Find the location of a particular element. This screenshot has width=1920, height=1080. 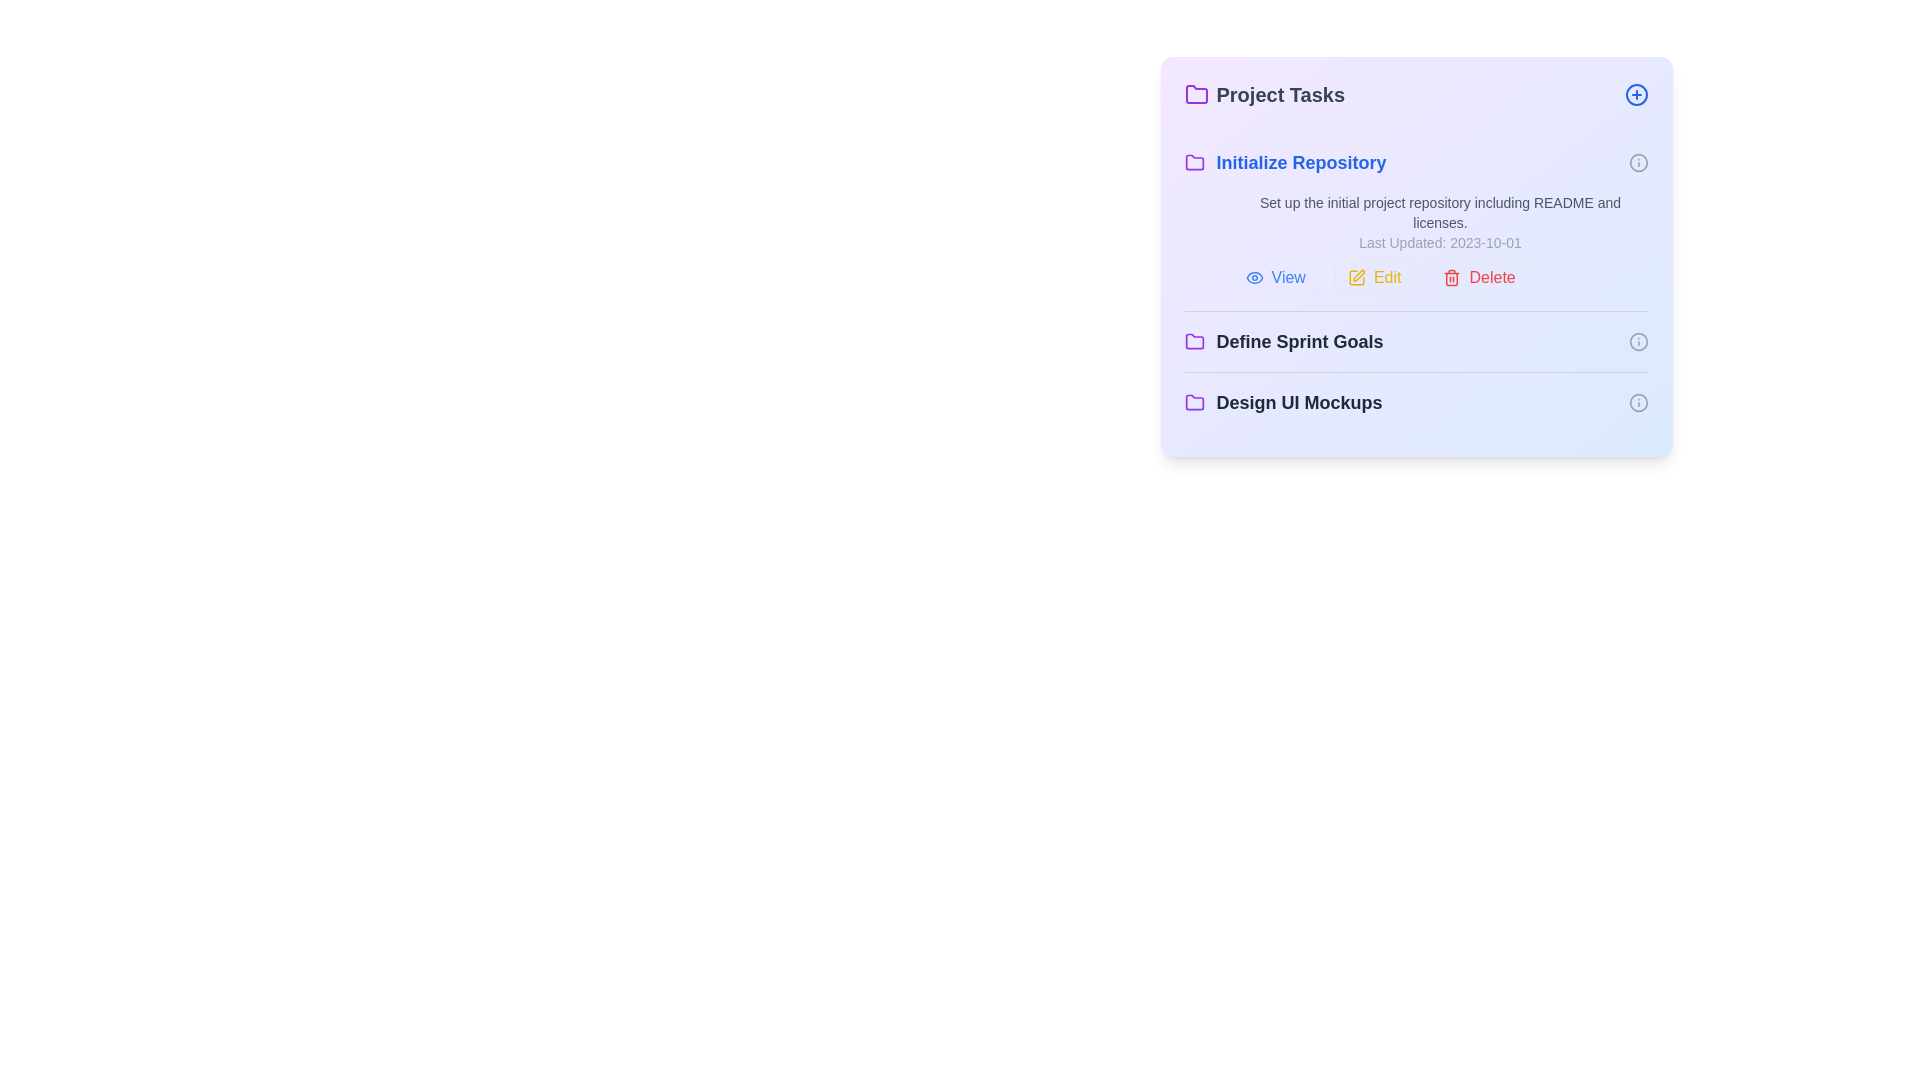

the static text label that indicates the last modification date for the associated task, positioned beneath the task description and above the action buttons is located at coordinates (1440, 242).